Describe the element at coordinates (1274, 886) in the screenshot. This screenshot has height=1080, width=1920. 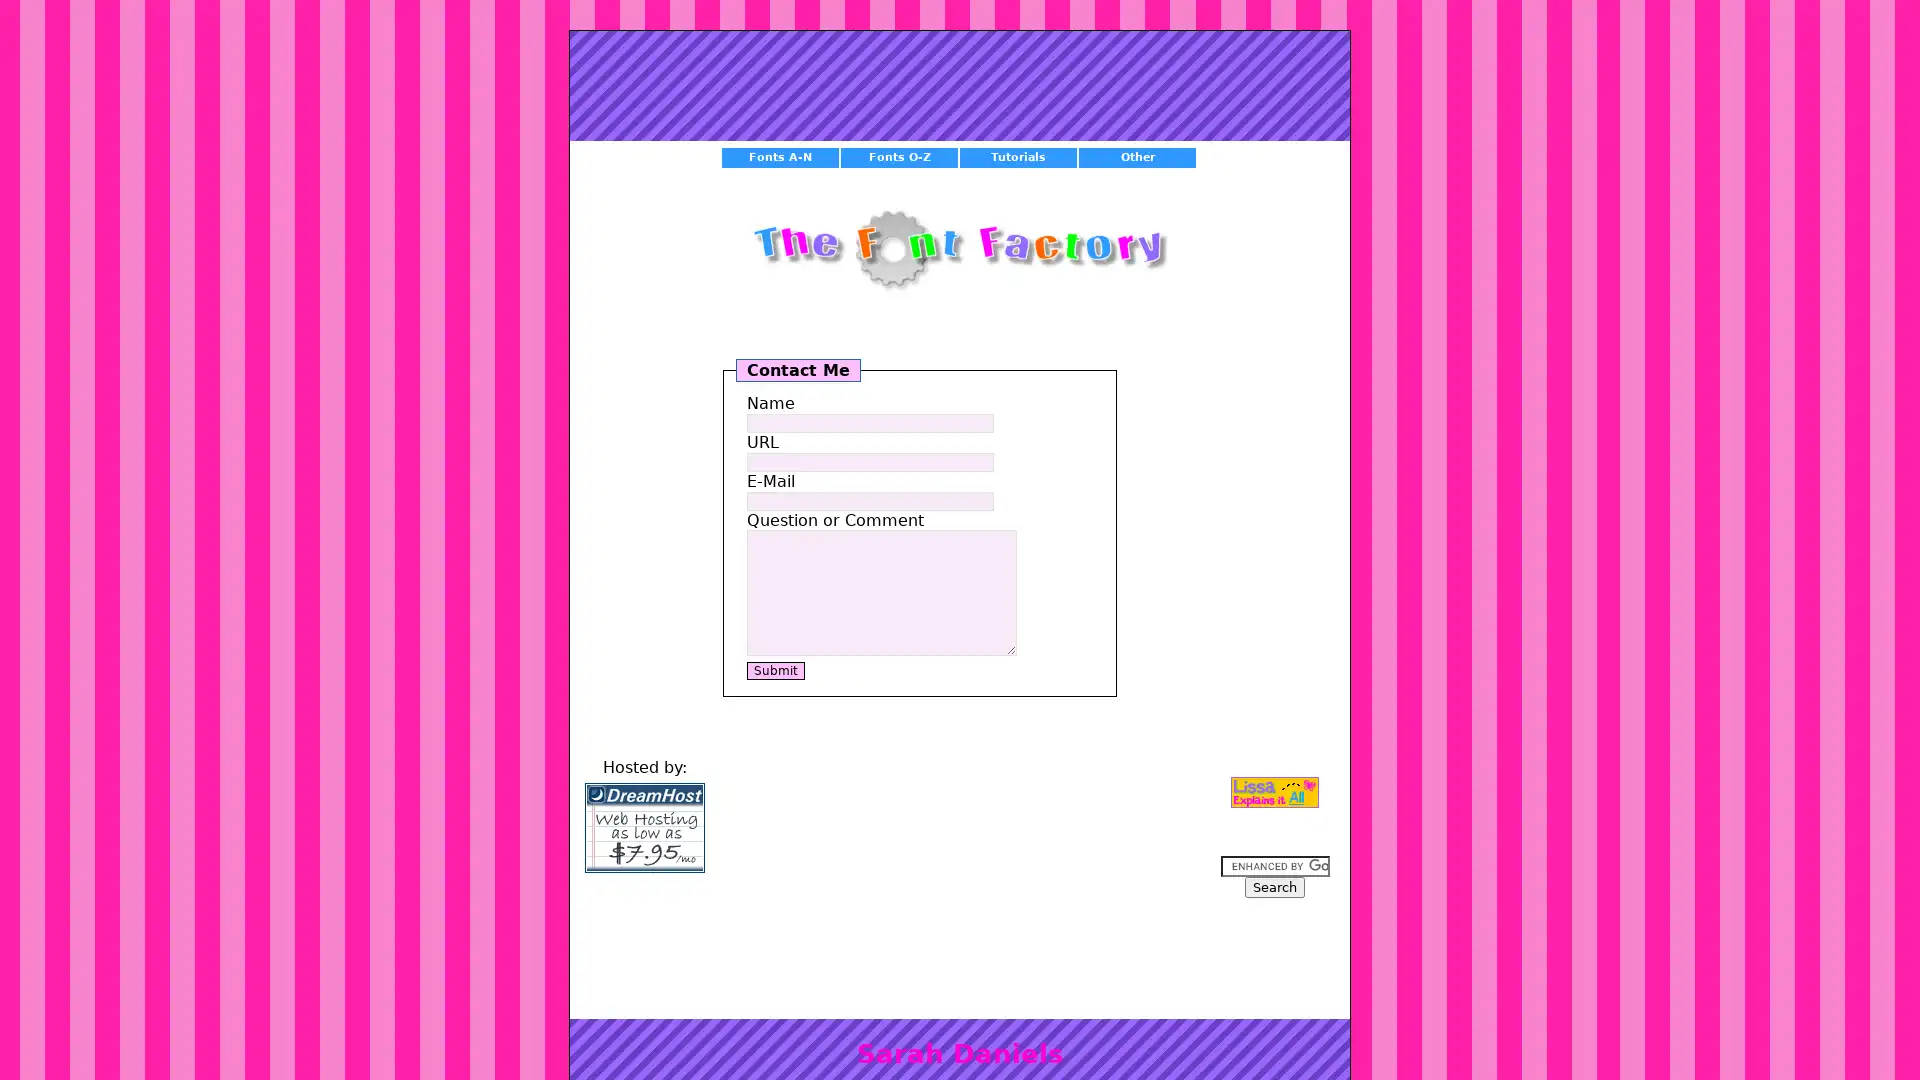
I see `Search` at that location.